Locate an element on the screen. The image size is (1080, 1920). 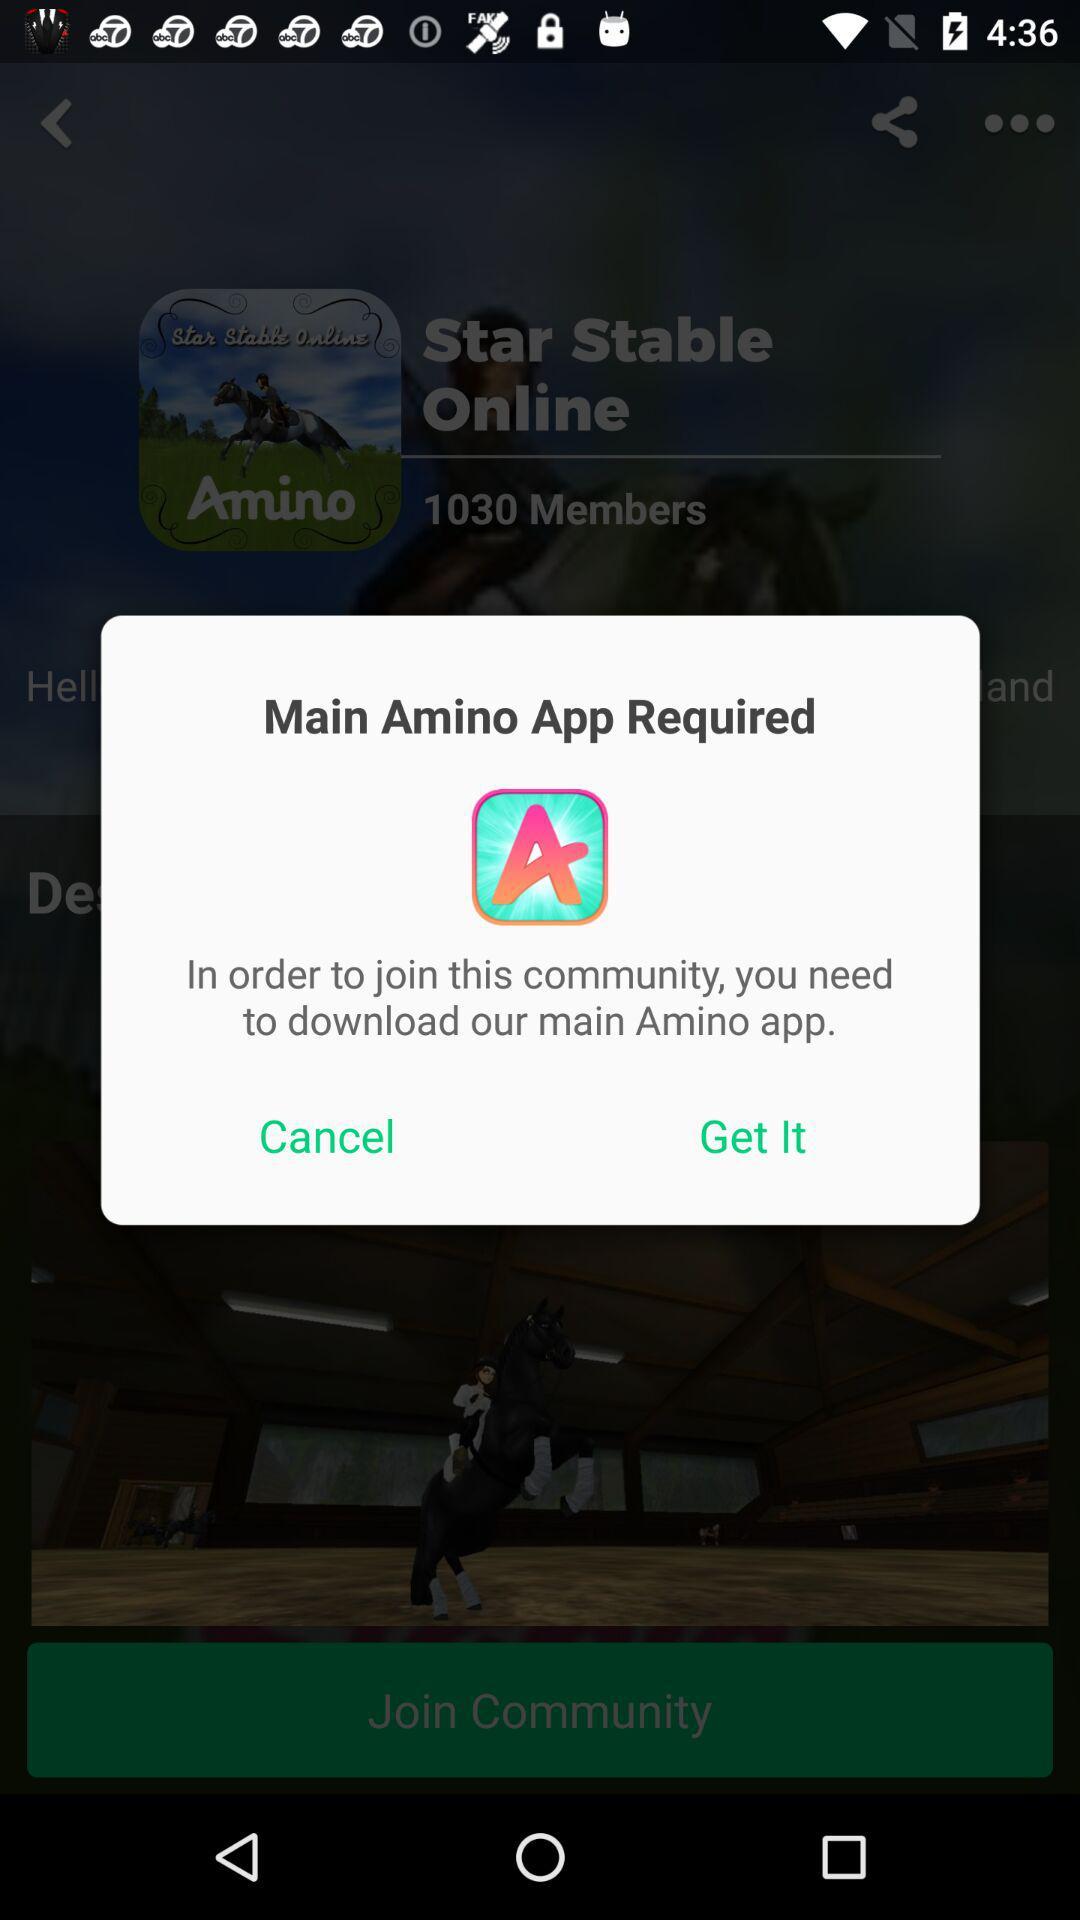
icon next to get it is located at coordinates (326, 1135).